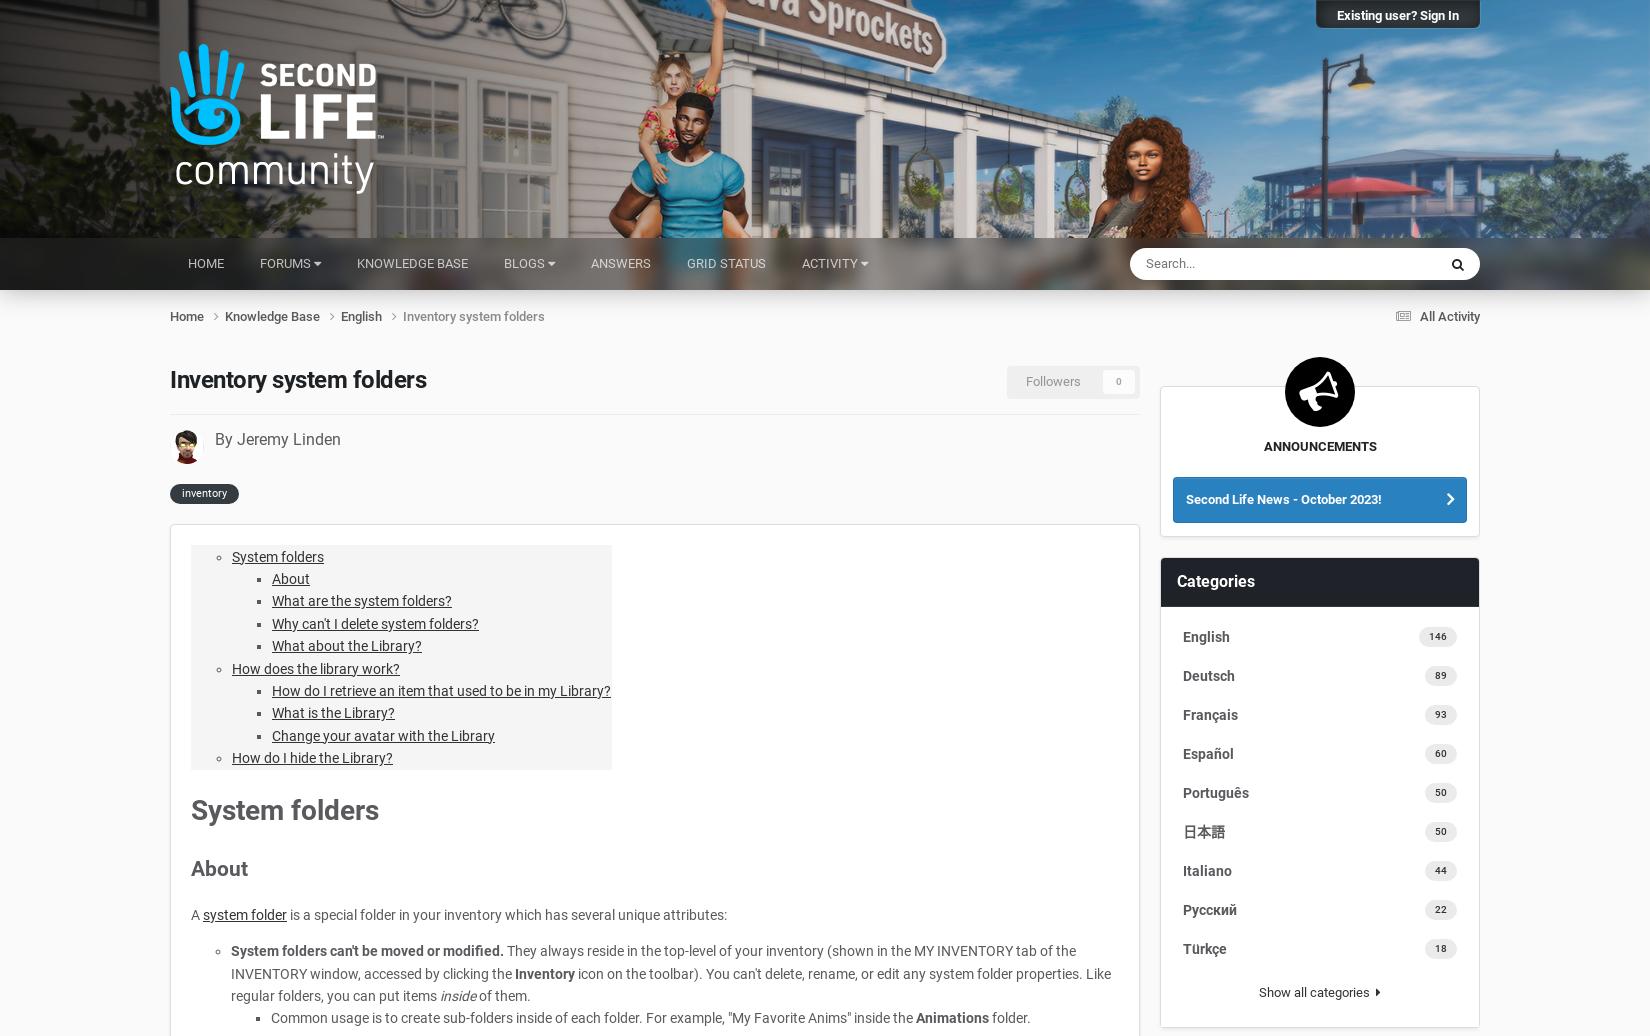 This screenshot has width=1650, height=1036. Describe the element at coordinates (952, 1017) in the screenshot. I see `'Animations'` at that location.